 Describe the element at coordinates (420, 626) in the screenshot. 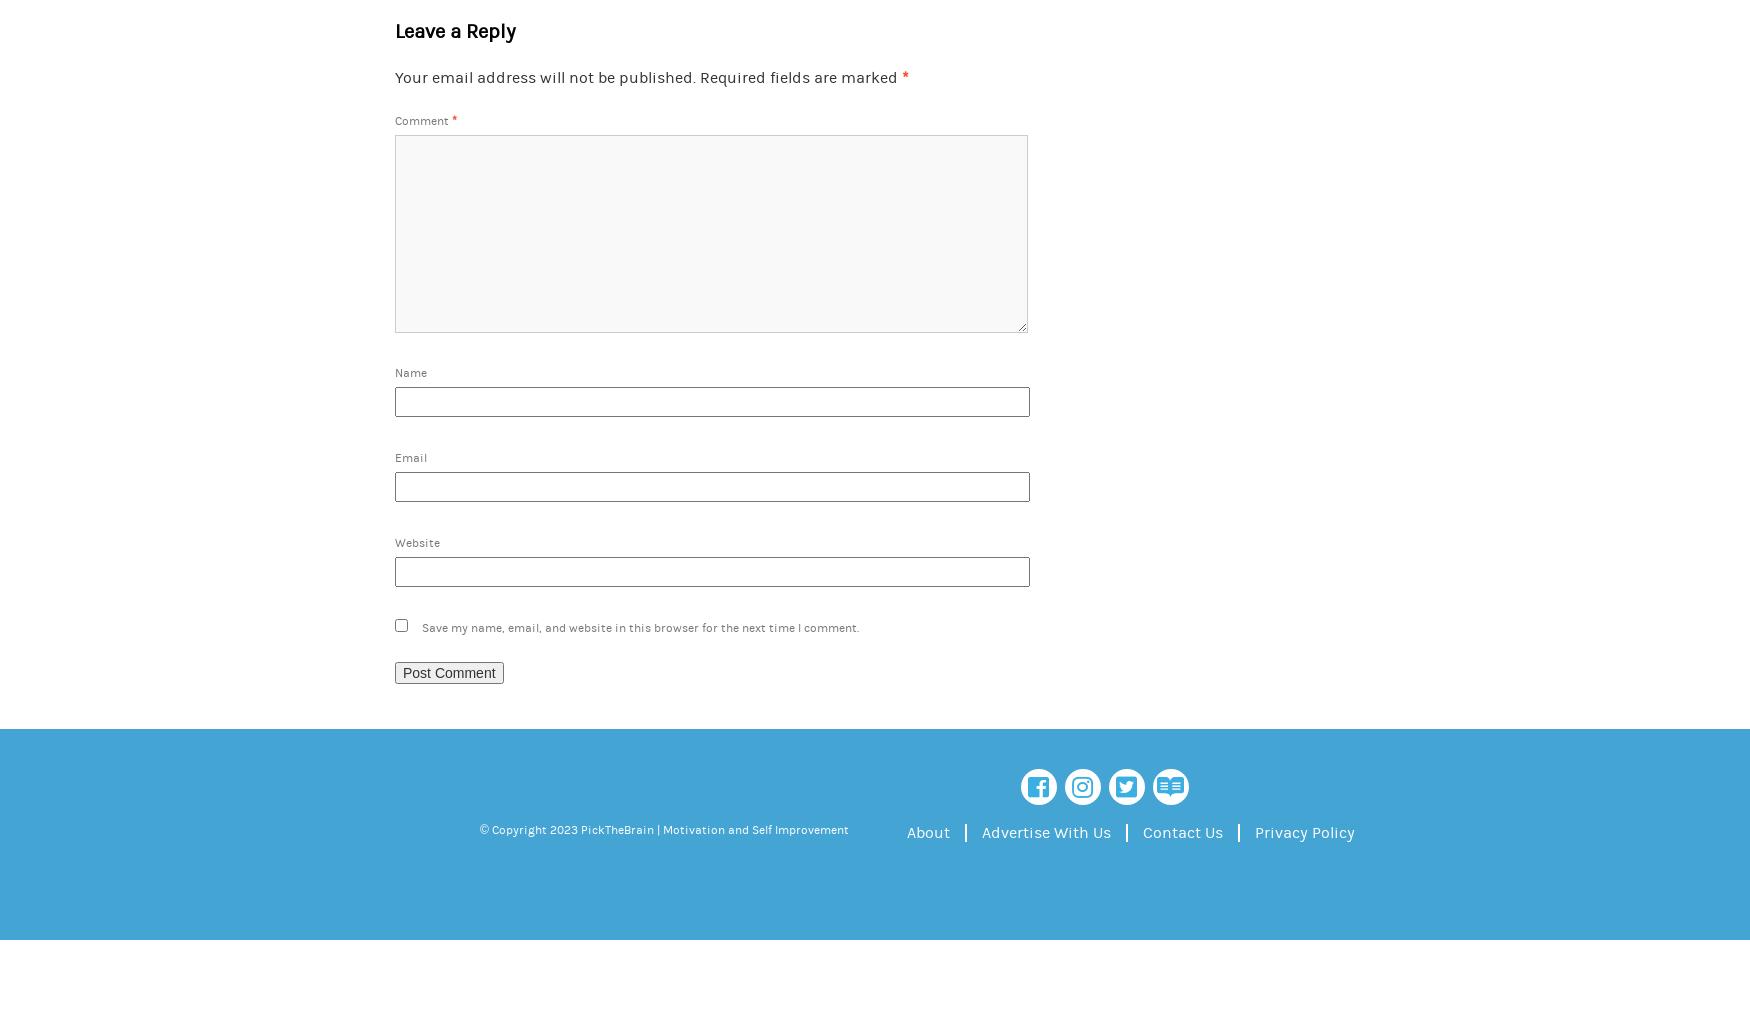

I see `'Save my name, email, and website in this browser for the next time I comment.'` at that location.